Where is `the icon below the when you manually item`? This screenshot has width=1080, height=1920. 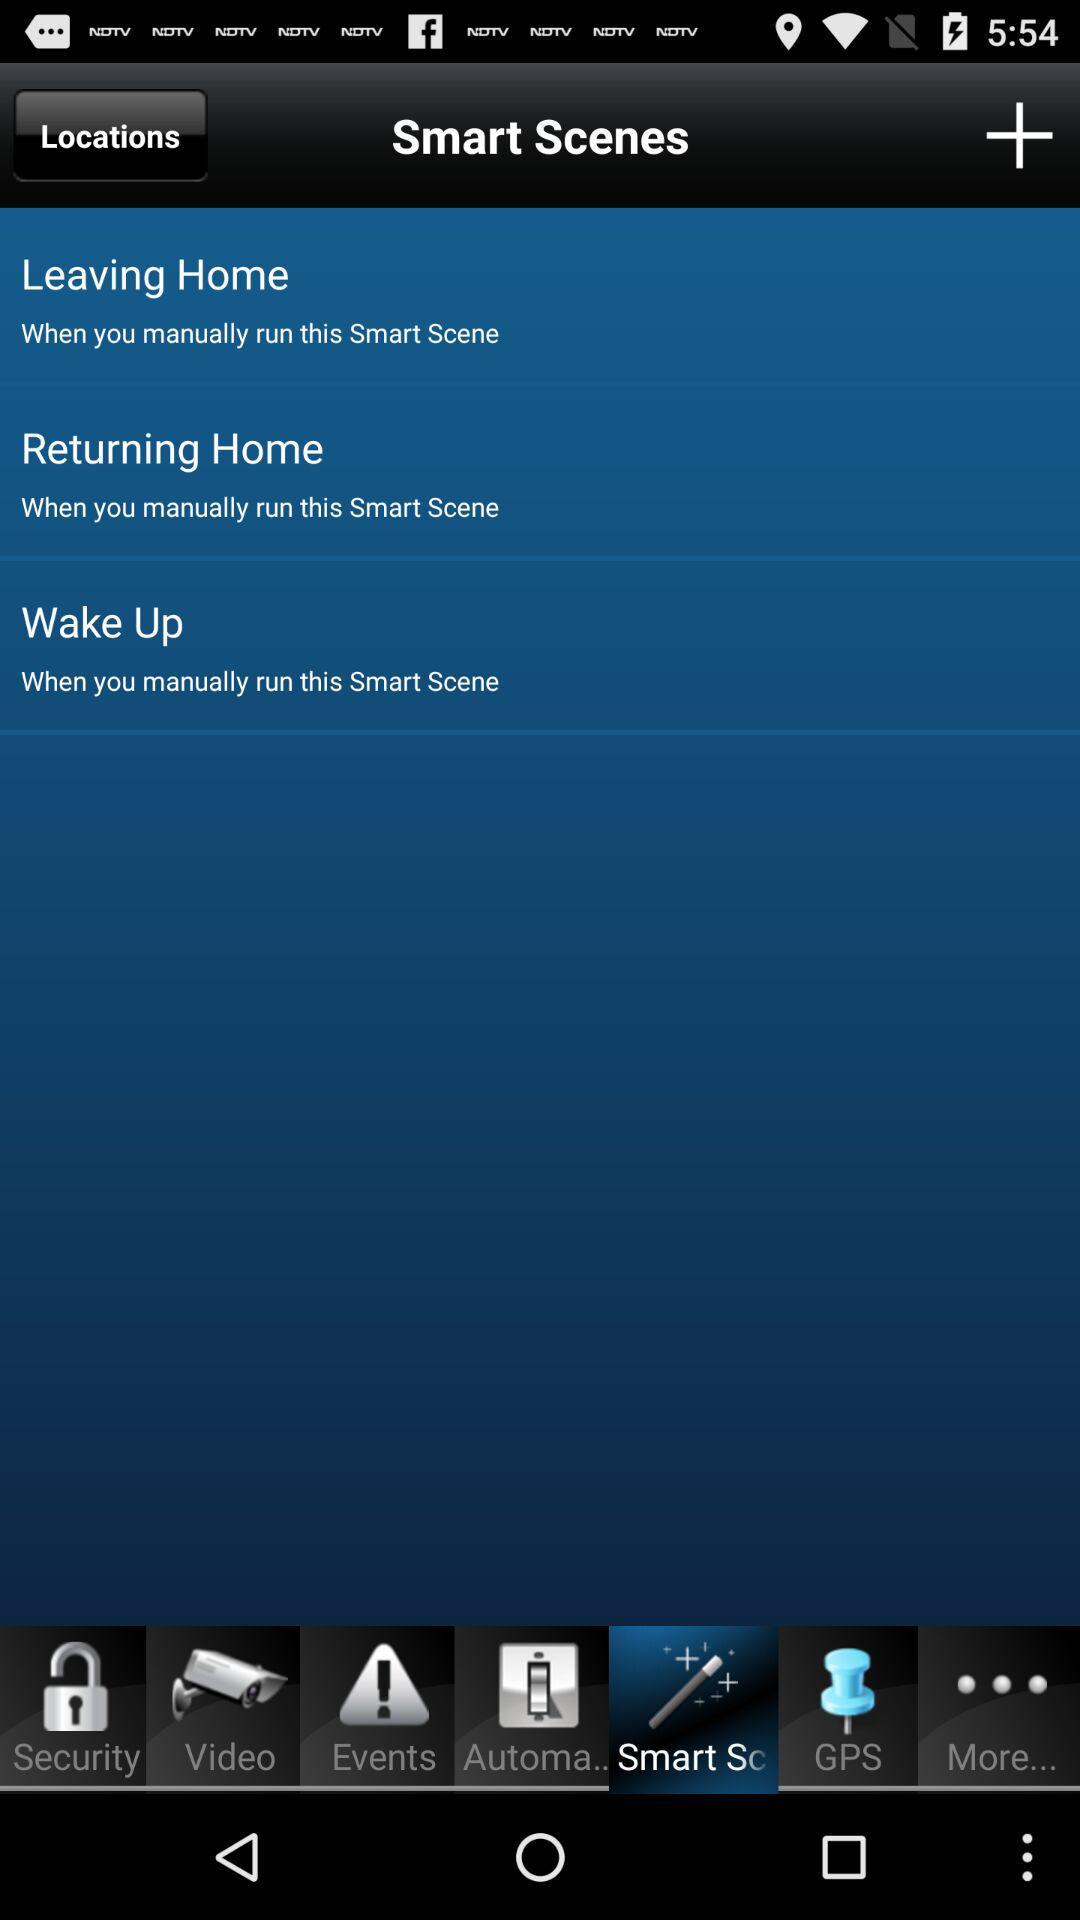
the icon below the when you manually item is located at coordinates (550, 445).